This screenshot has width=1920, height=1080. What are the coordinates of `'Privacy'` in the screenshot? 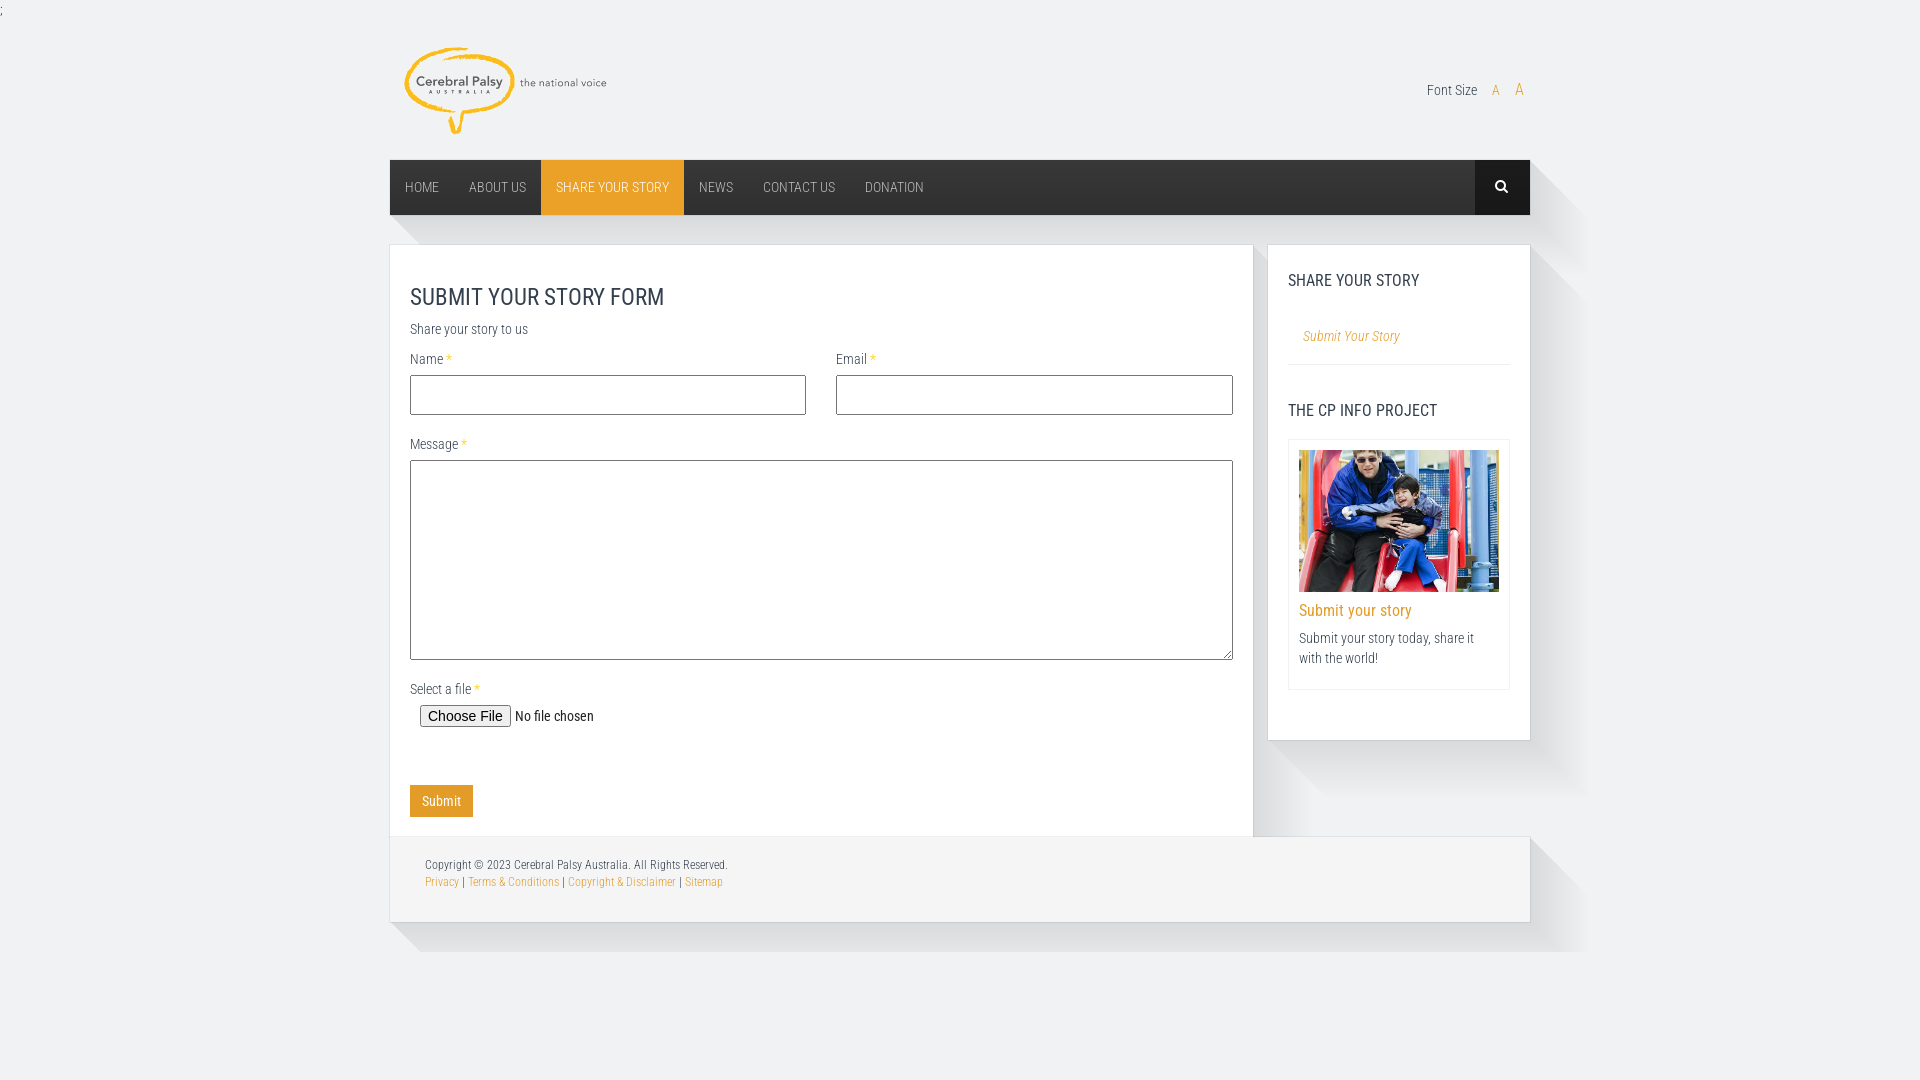 It's located at (440, 881).